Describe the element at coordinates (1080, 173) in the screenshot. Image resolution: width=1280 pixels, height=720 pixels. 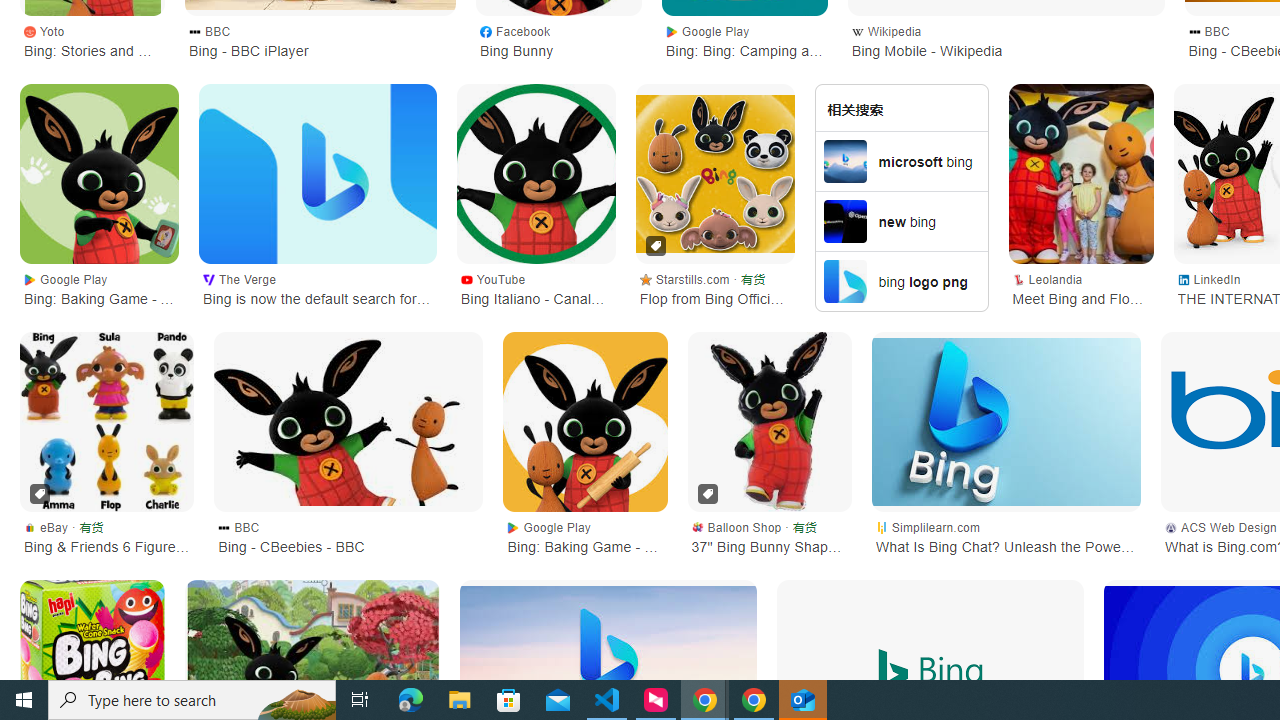
I see `'Meet Bing and Flop - Leolandia'` at that location.